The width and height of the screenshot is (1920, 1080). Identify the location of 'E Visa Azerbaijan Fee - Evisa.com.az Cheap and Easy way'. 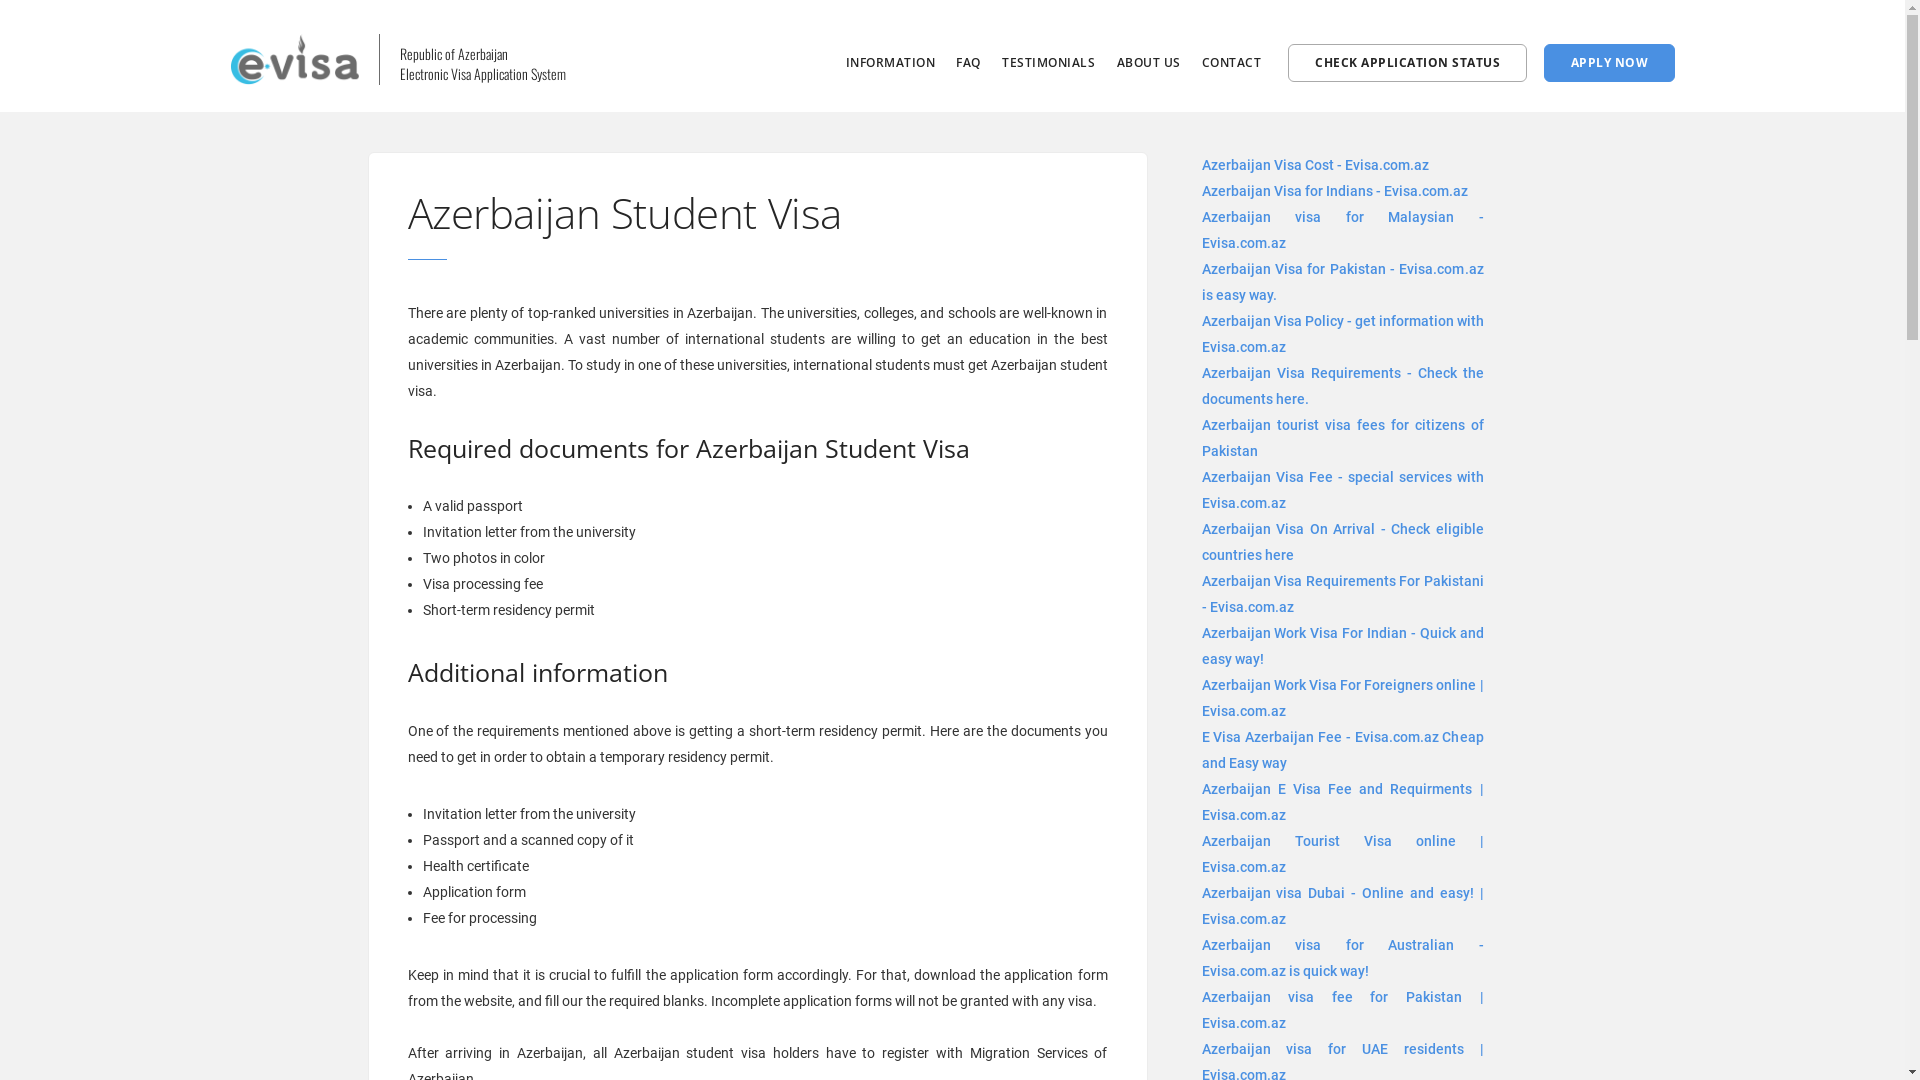
(1343, 749).